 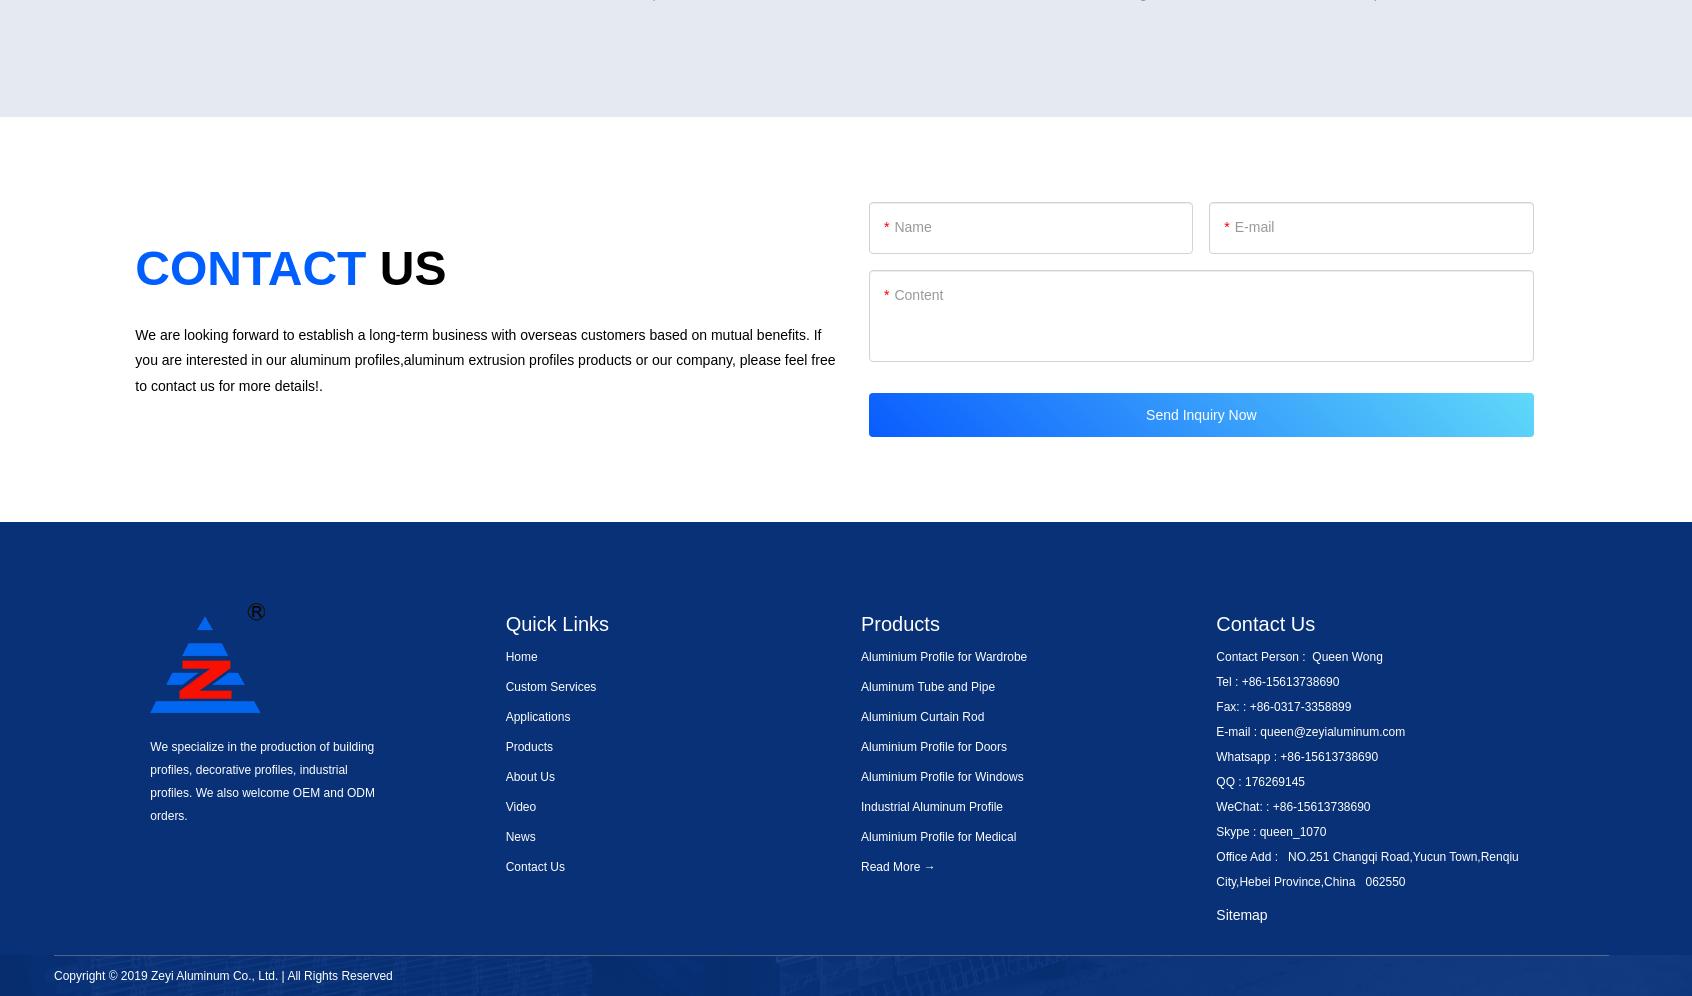 I want to click on 'We specialize in the production of building profiles, decorative profiles, industrial profiles. We also welcome OEM and ODM orders.', so click(x=261, y=781).